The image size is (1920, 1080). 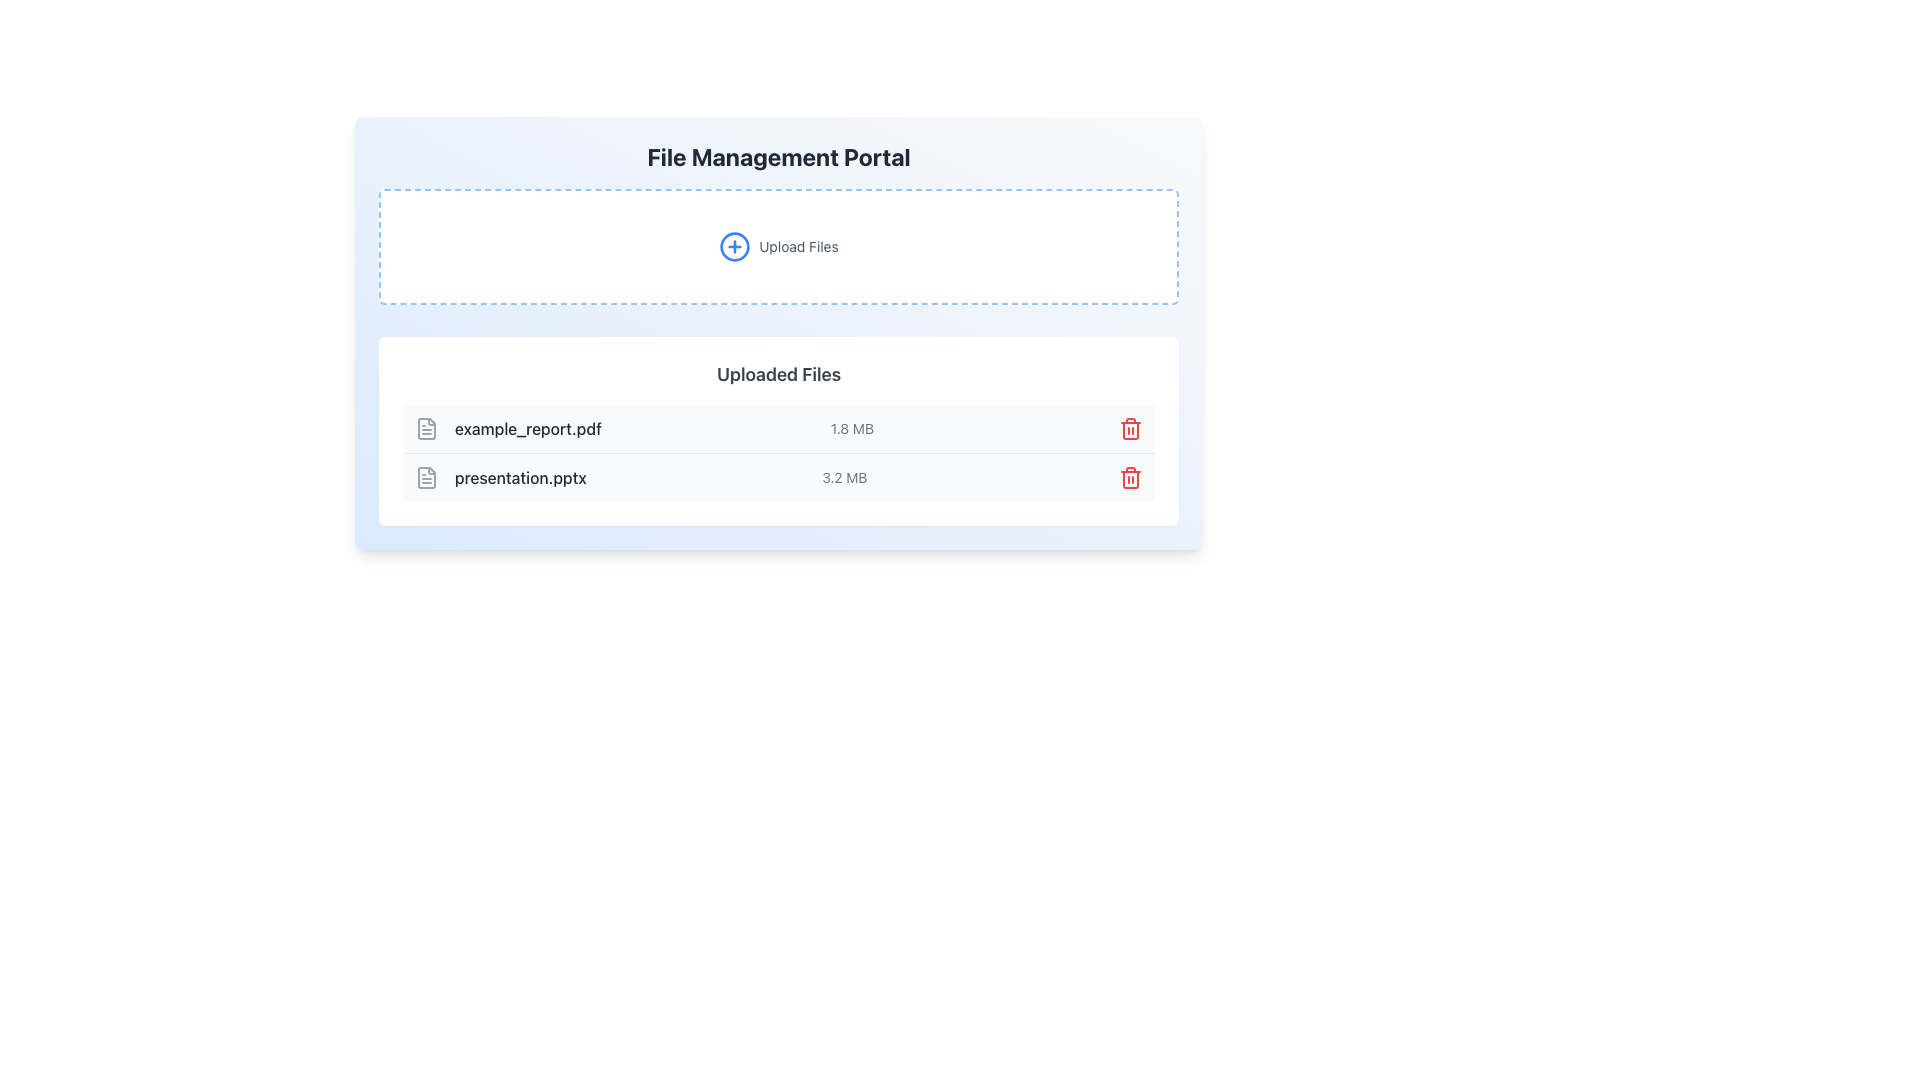 What do you see at coordinates (797, 245) in the screenshot?
I see `the 'Upload Files' text label, which is styled with a small gray font and located next to a blue plus icon in a dashed-bordered upload area` at bounding box center [797, 245].